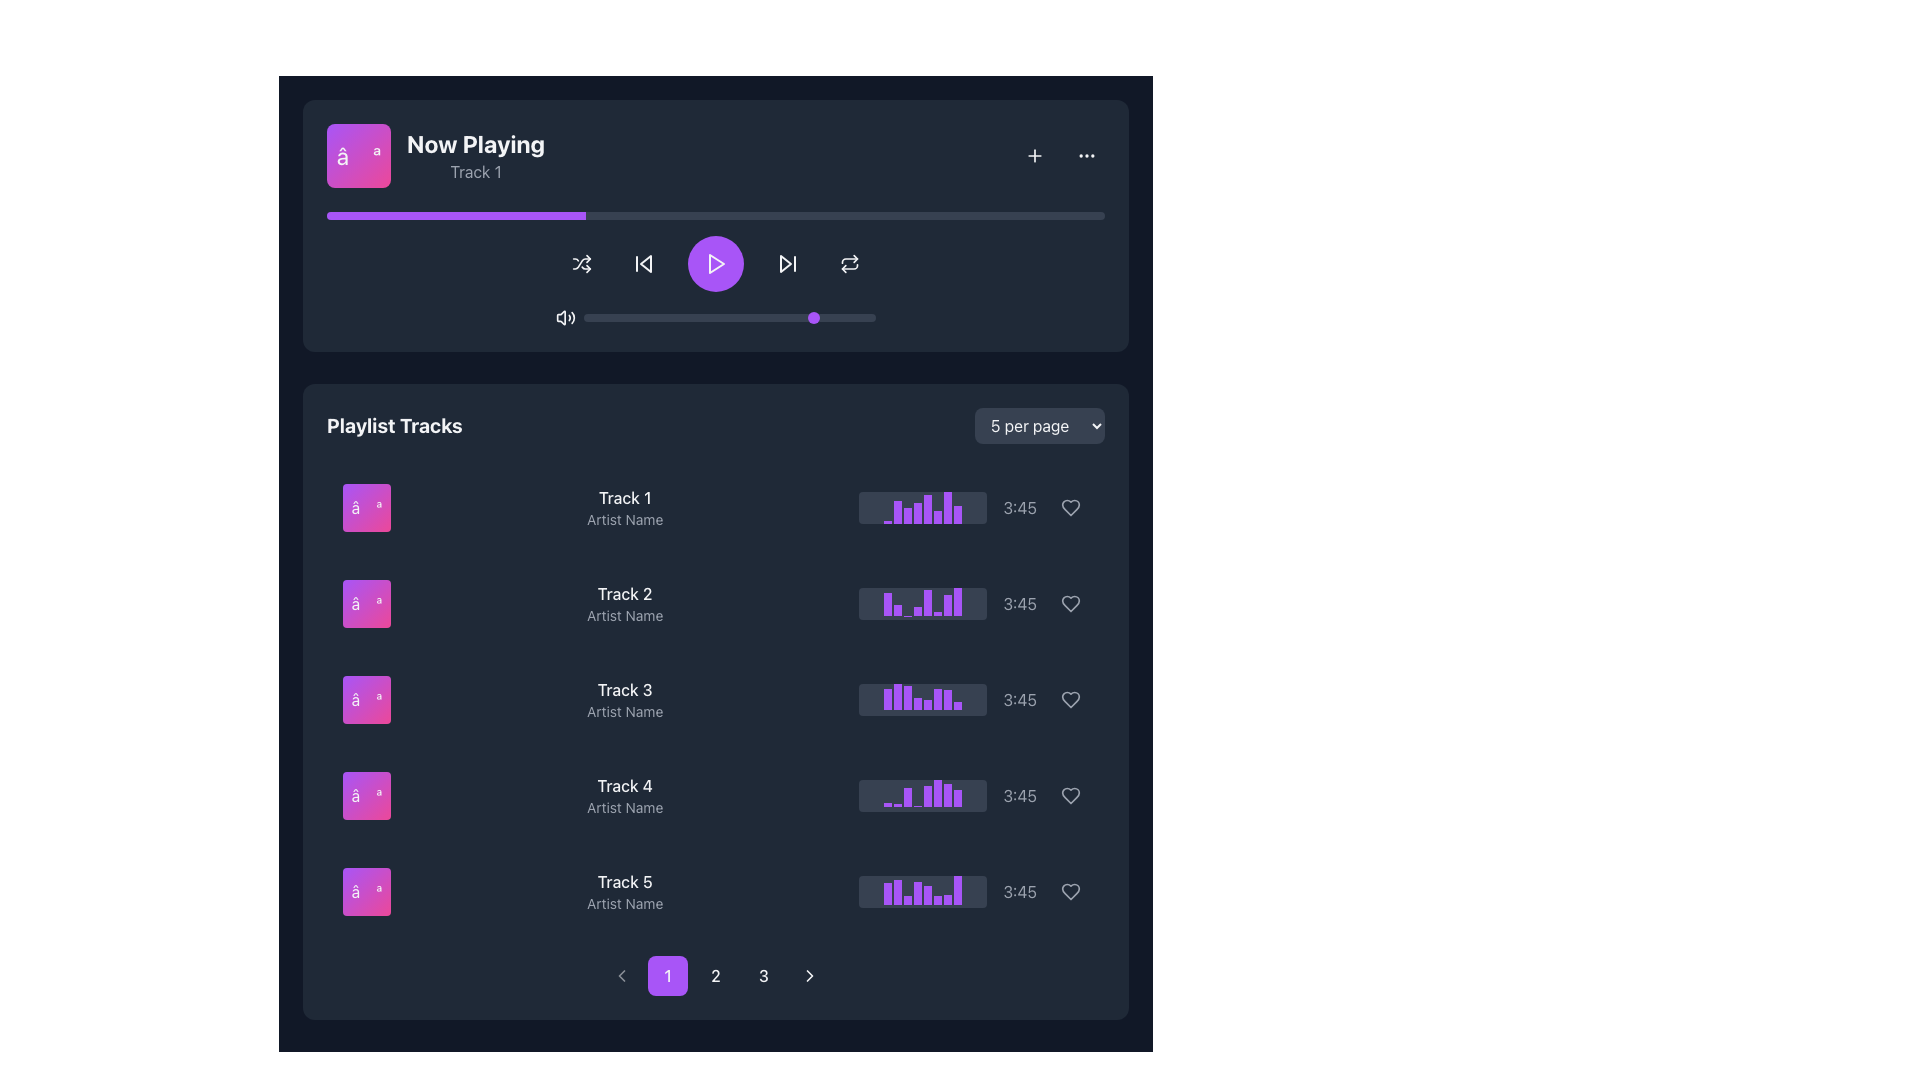 Image resolution: width=1920 pixels, height=1080 pixels. I want to click on the text label displaying 'Artist Name', which is located directly beneath the 'Track 1' label in the playlist, so click(624, 519).